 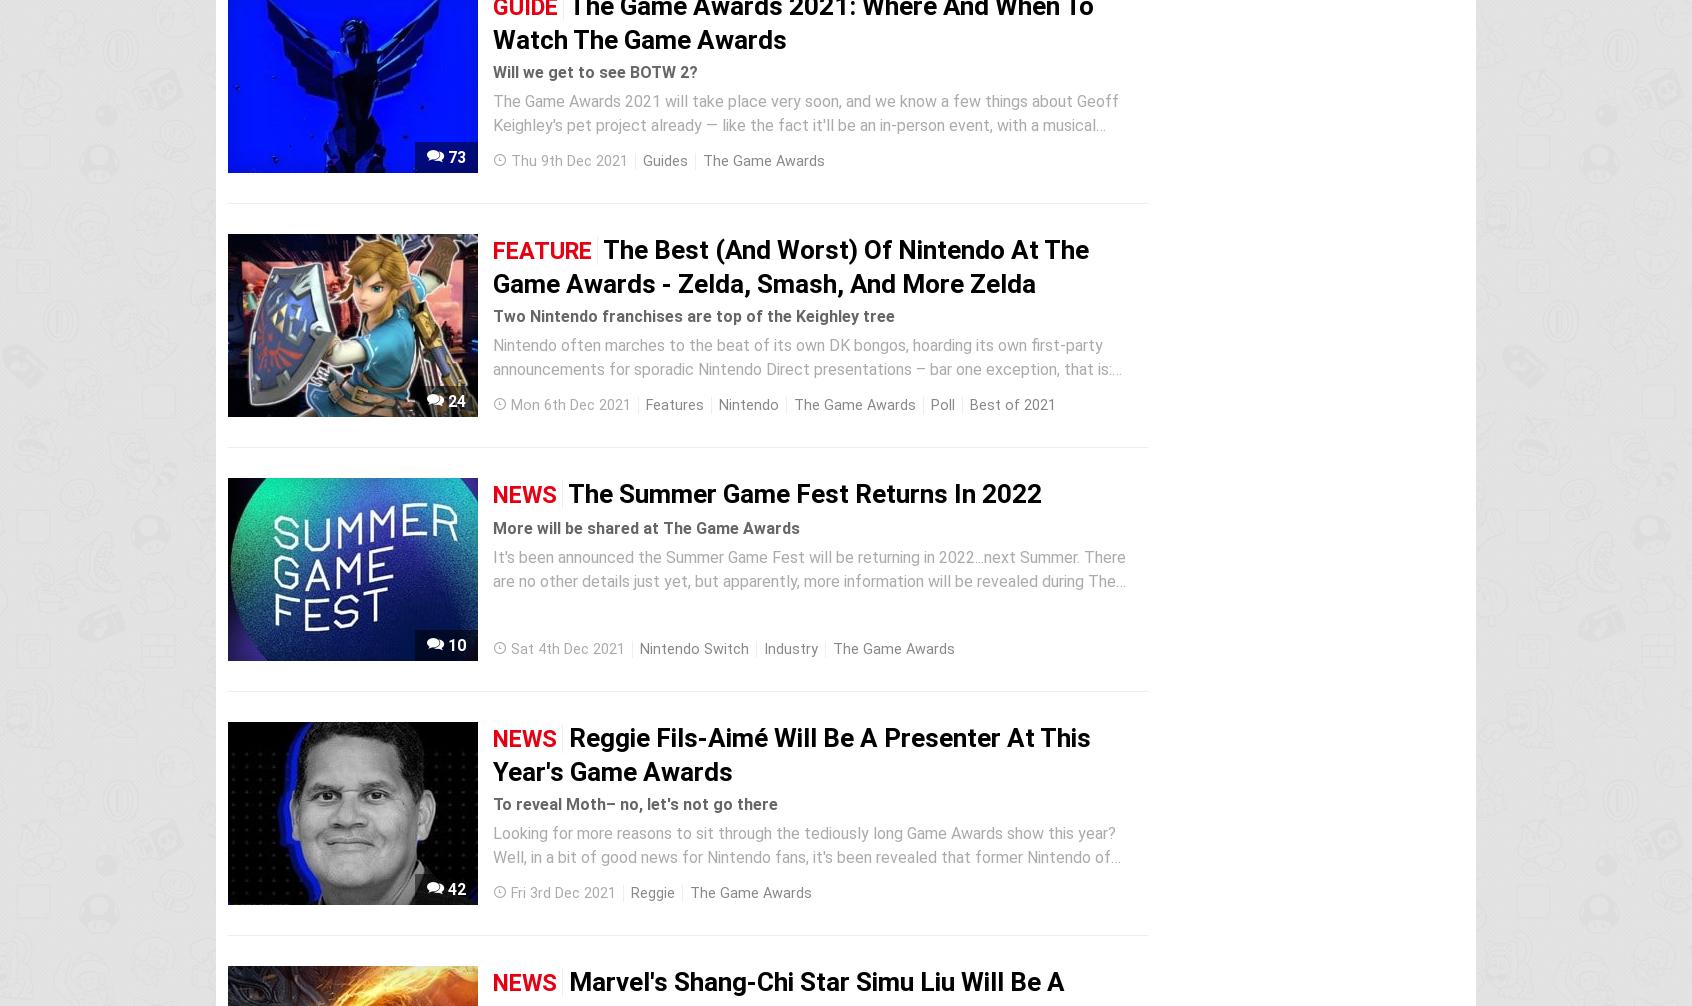 I want to click on 'Poll', so click(x=942, y=404).